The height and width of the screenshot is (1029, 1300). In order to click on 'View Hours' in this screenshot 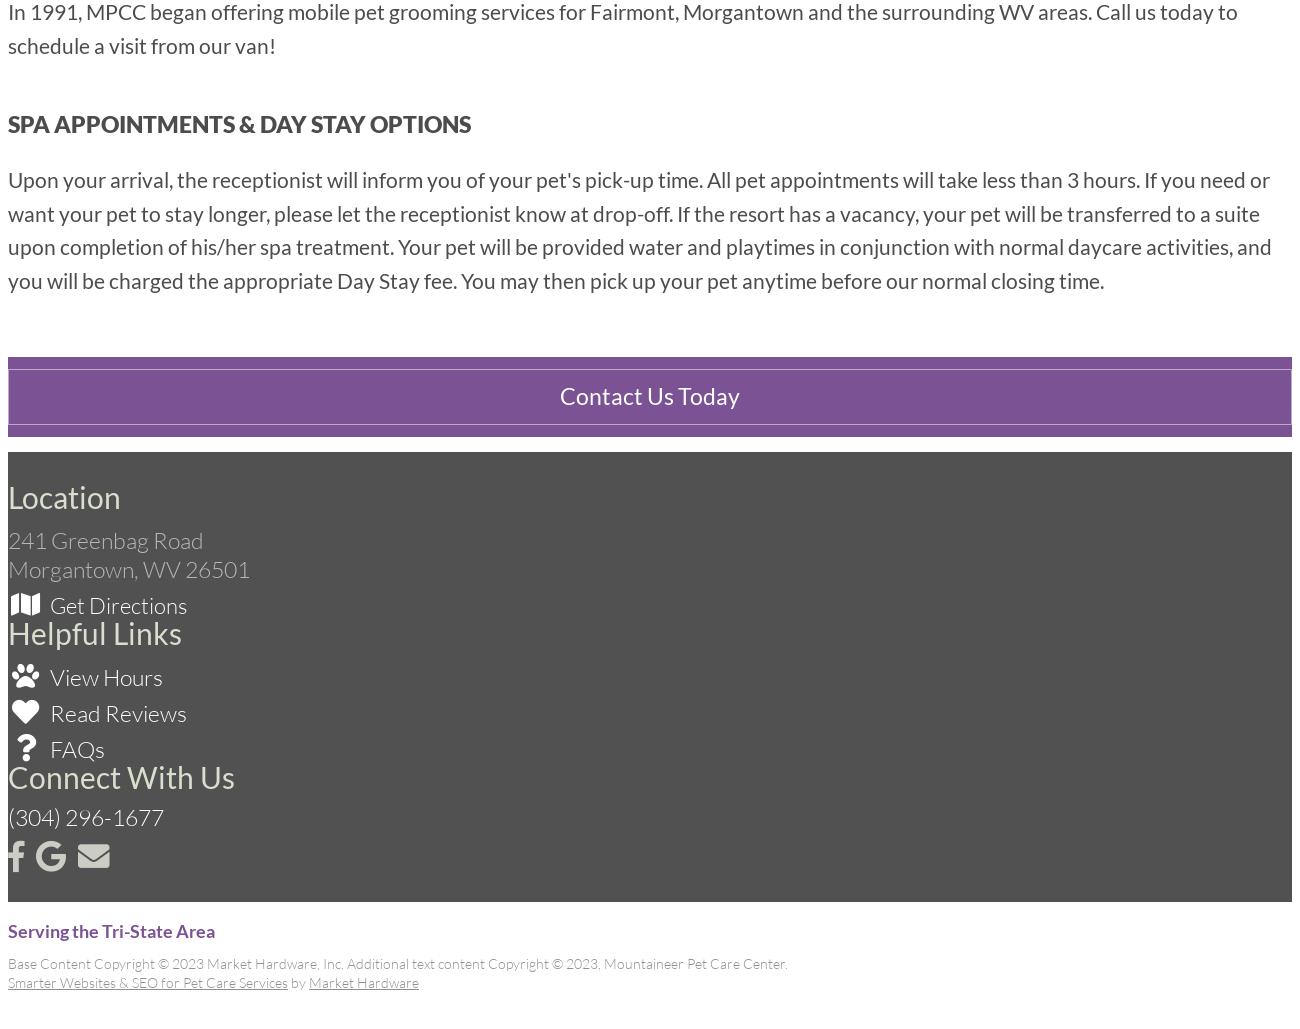, I will do `click(104, 674)`.